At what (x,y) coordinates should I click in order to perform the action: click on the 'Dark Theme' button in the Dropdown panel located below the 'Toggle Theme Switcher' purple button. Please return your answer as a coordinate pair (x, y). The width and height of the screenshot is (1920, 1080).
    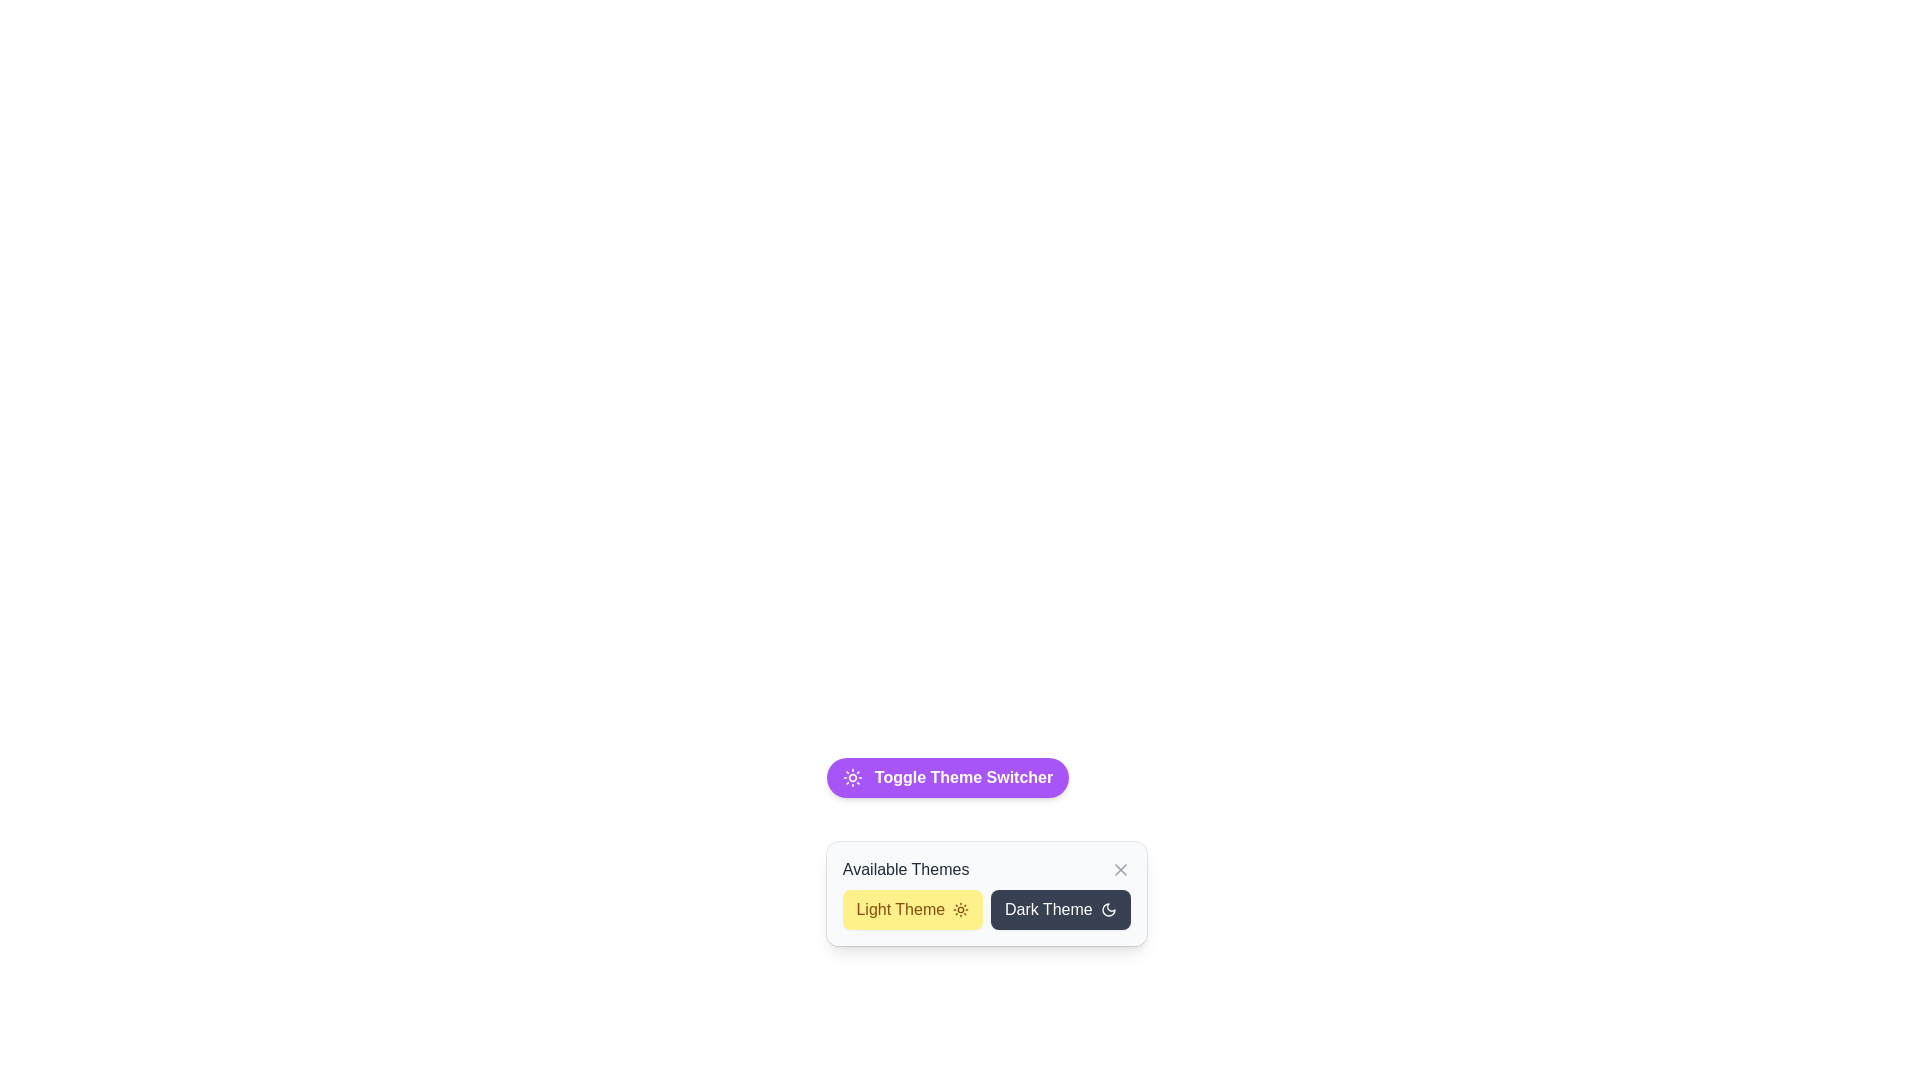
    Looking at the image, I should click on (986, 893).